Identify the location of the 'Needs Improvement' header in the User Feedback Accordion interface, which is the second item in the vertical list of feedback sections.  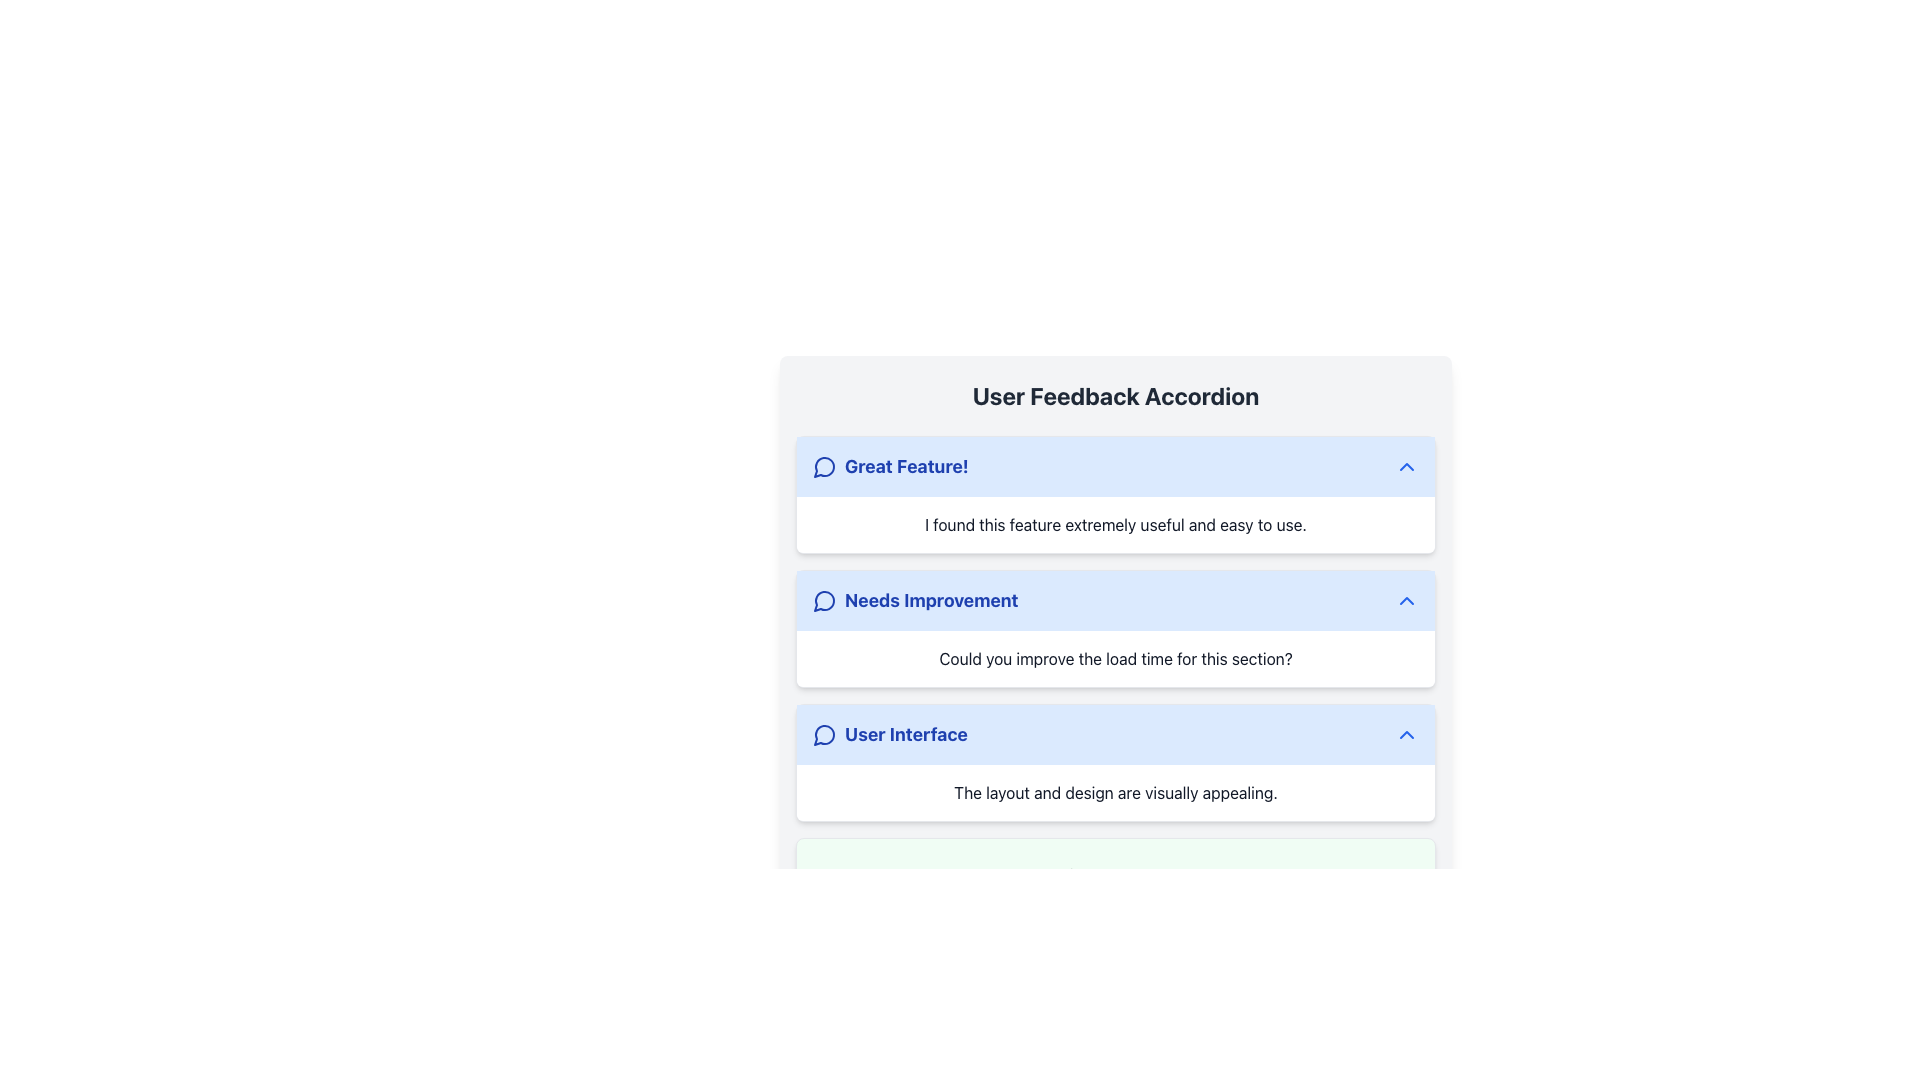
(914, 600).